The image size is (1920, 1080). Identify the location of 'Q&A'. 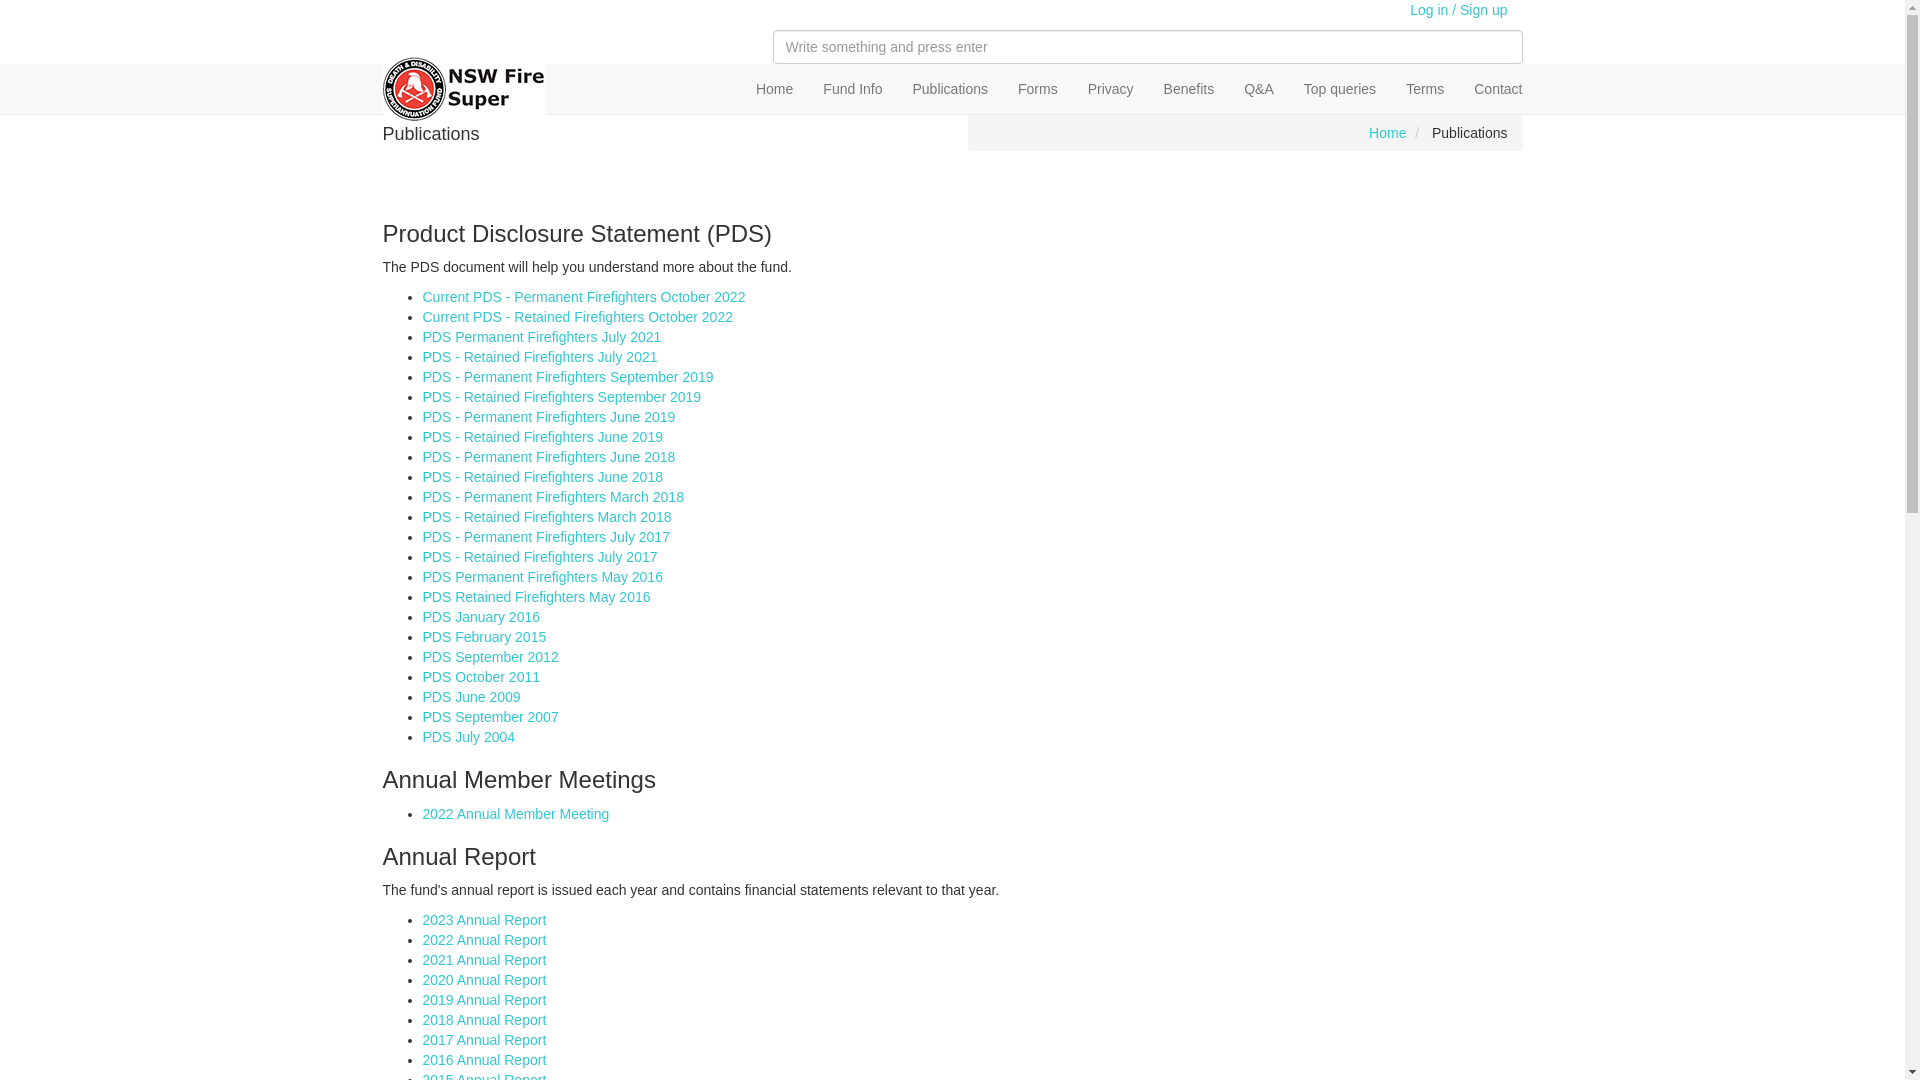
(1257, 87).